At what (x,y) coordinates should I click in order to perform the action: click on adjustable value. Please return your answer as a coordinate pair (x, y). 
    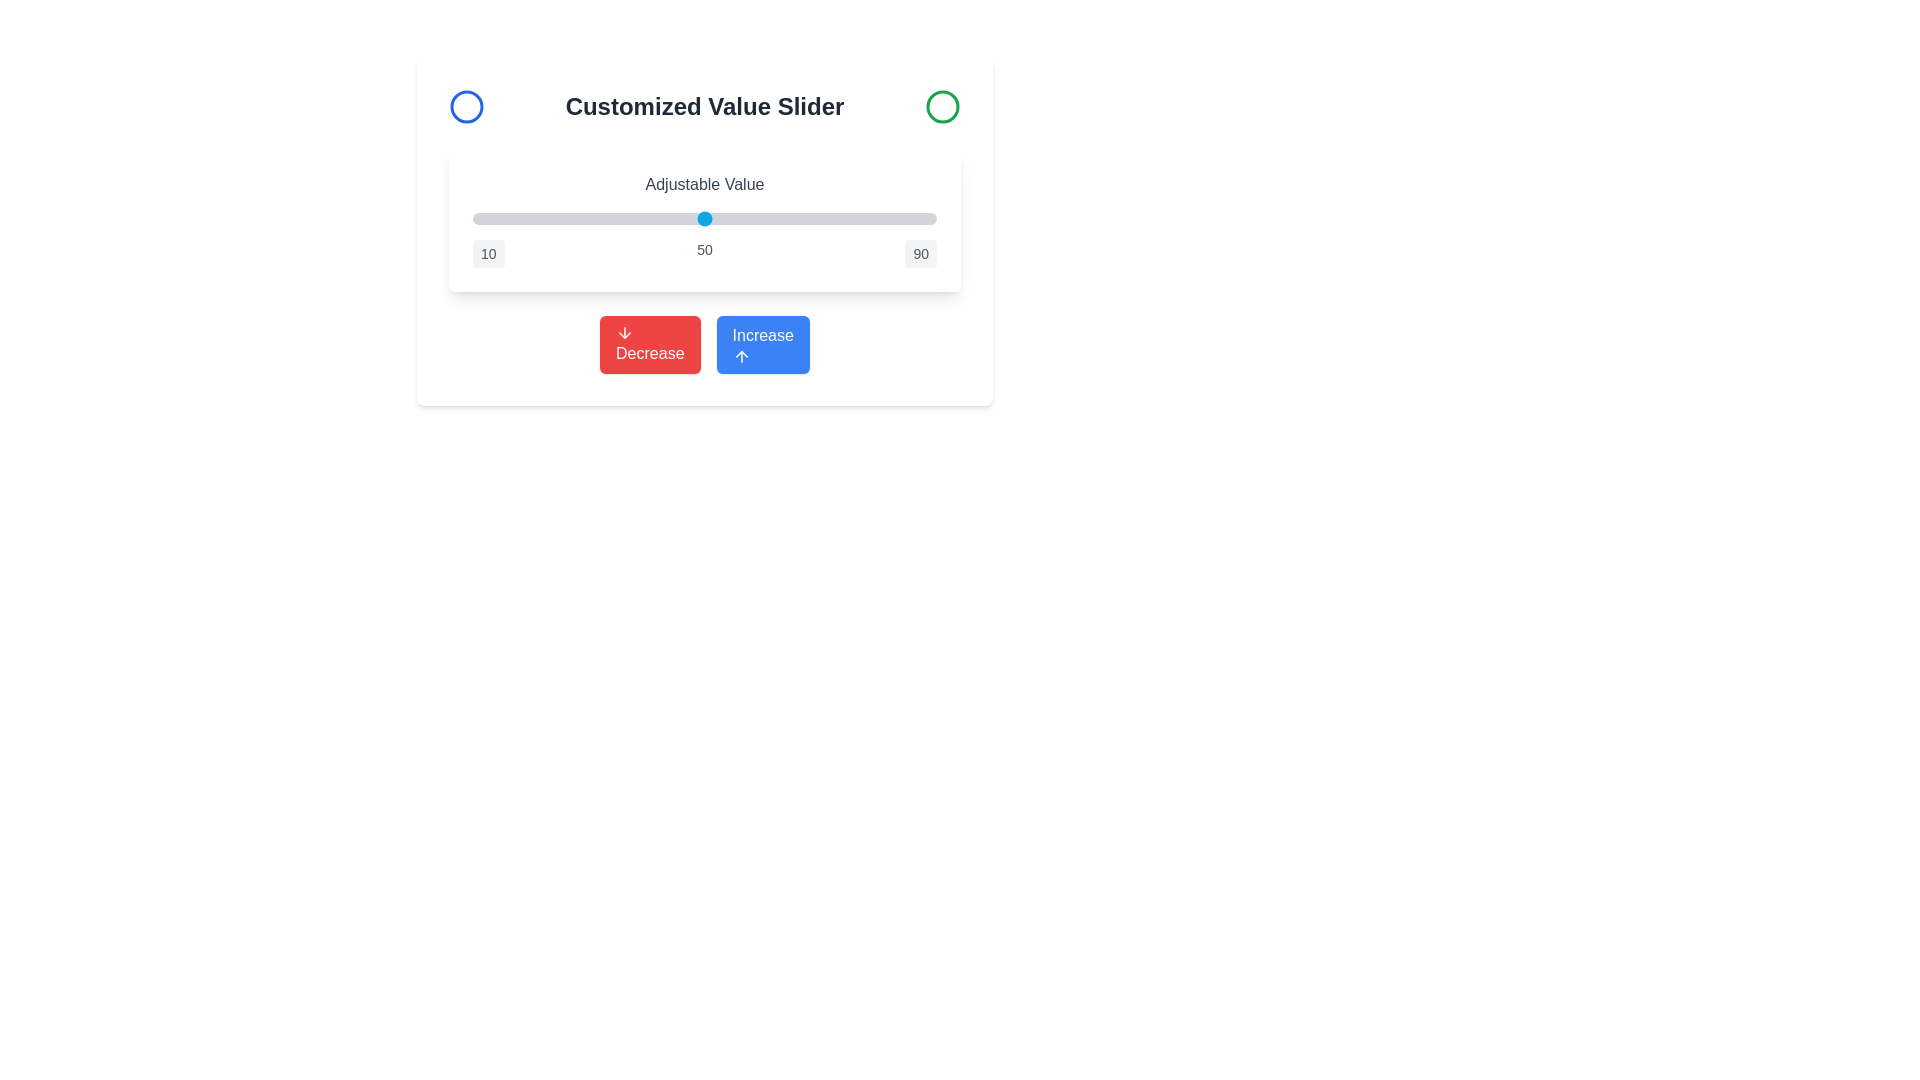
    Looking at the image, I should click on (647, 219).